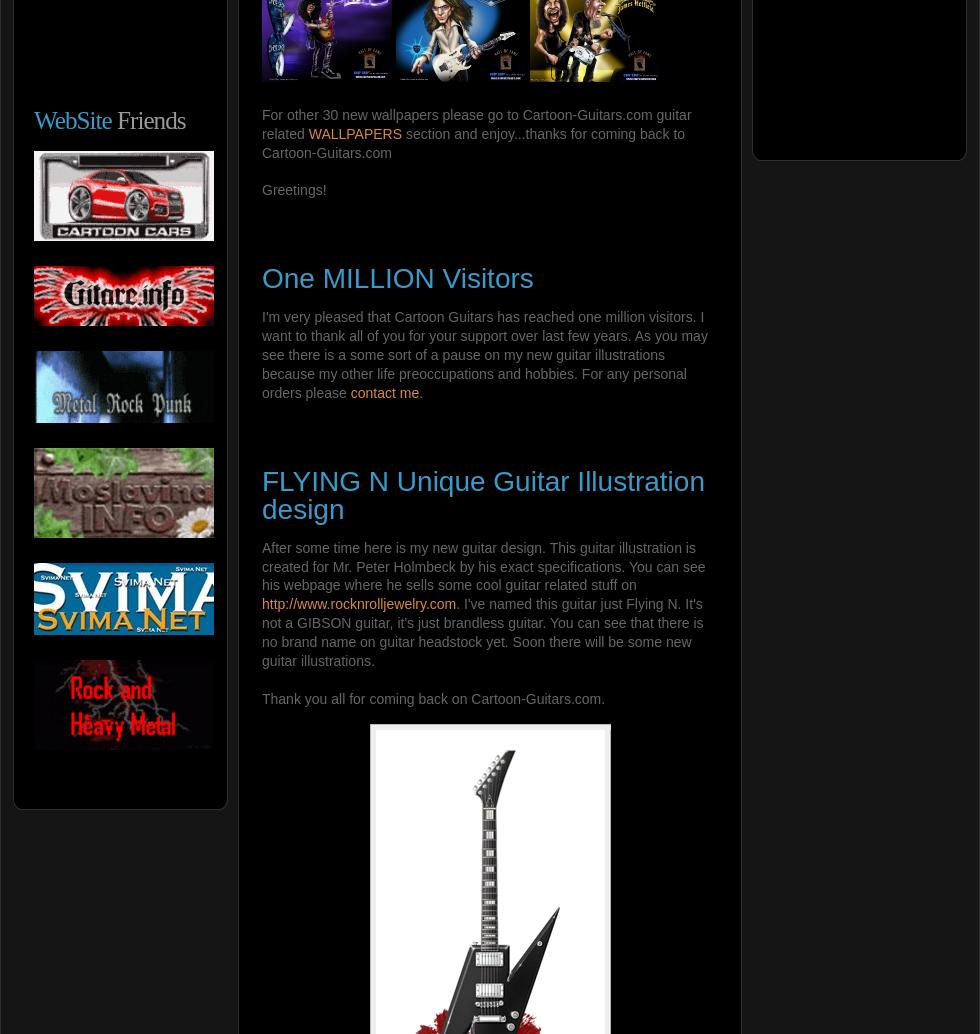  I want to click on '.', so click(421, 390).